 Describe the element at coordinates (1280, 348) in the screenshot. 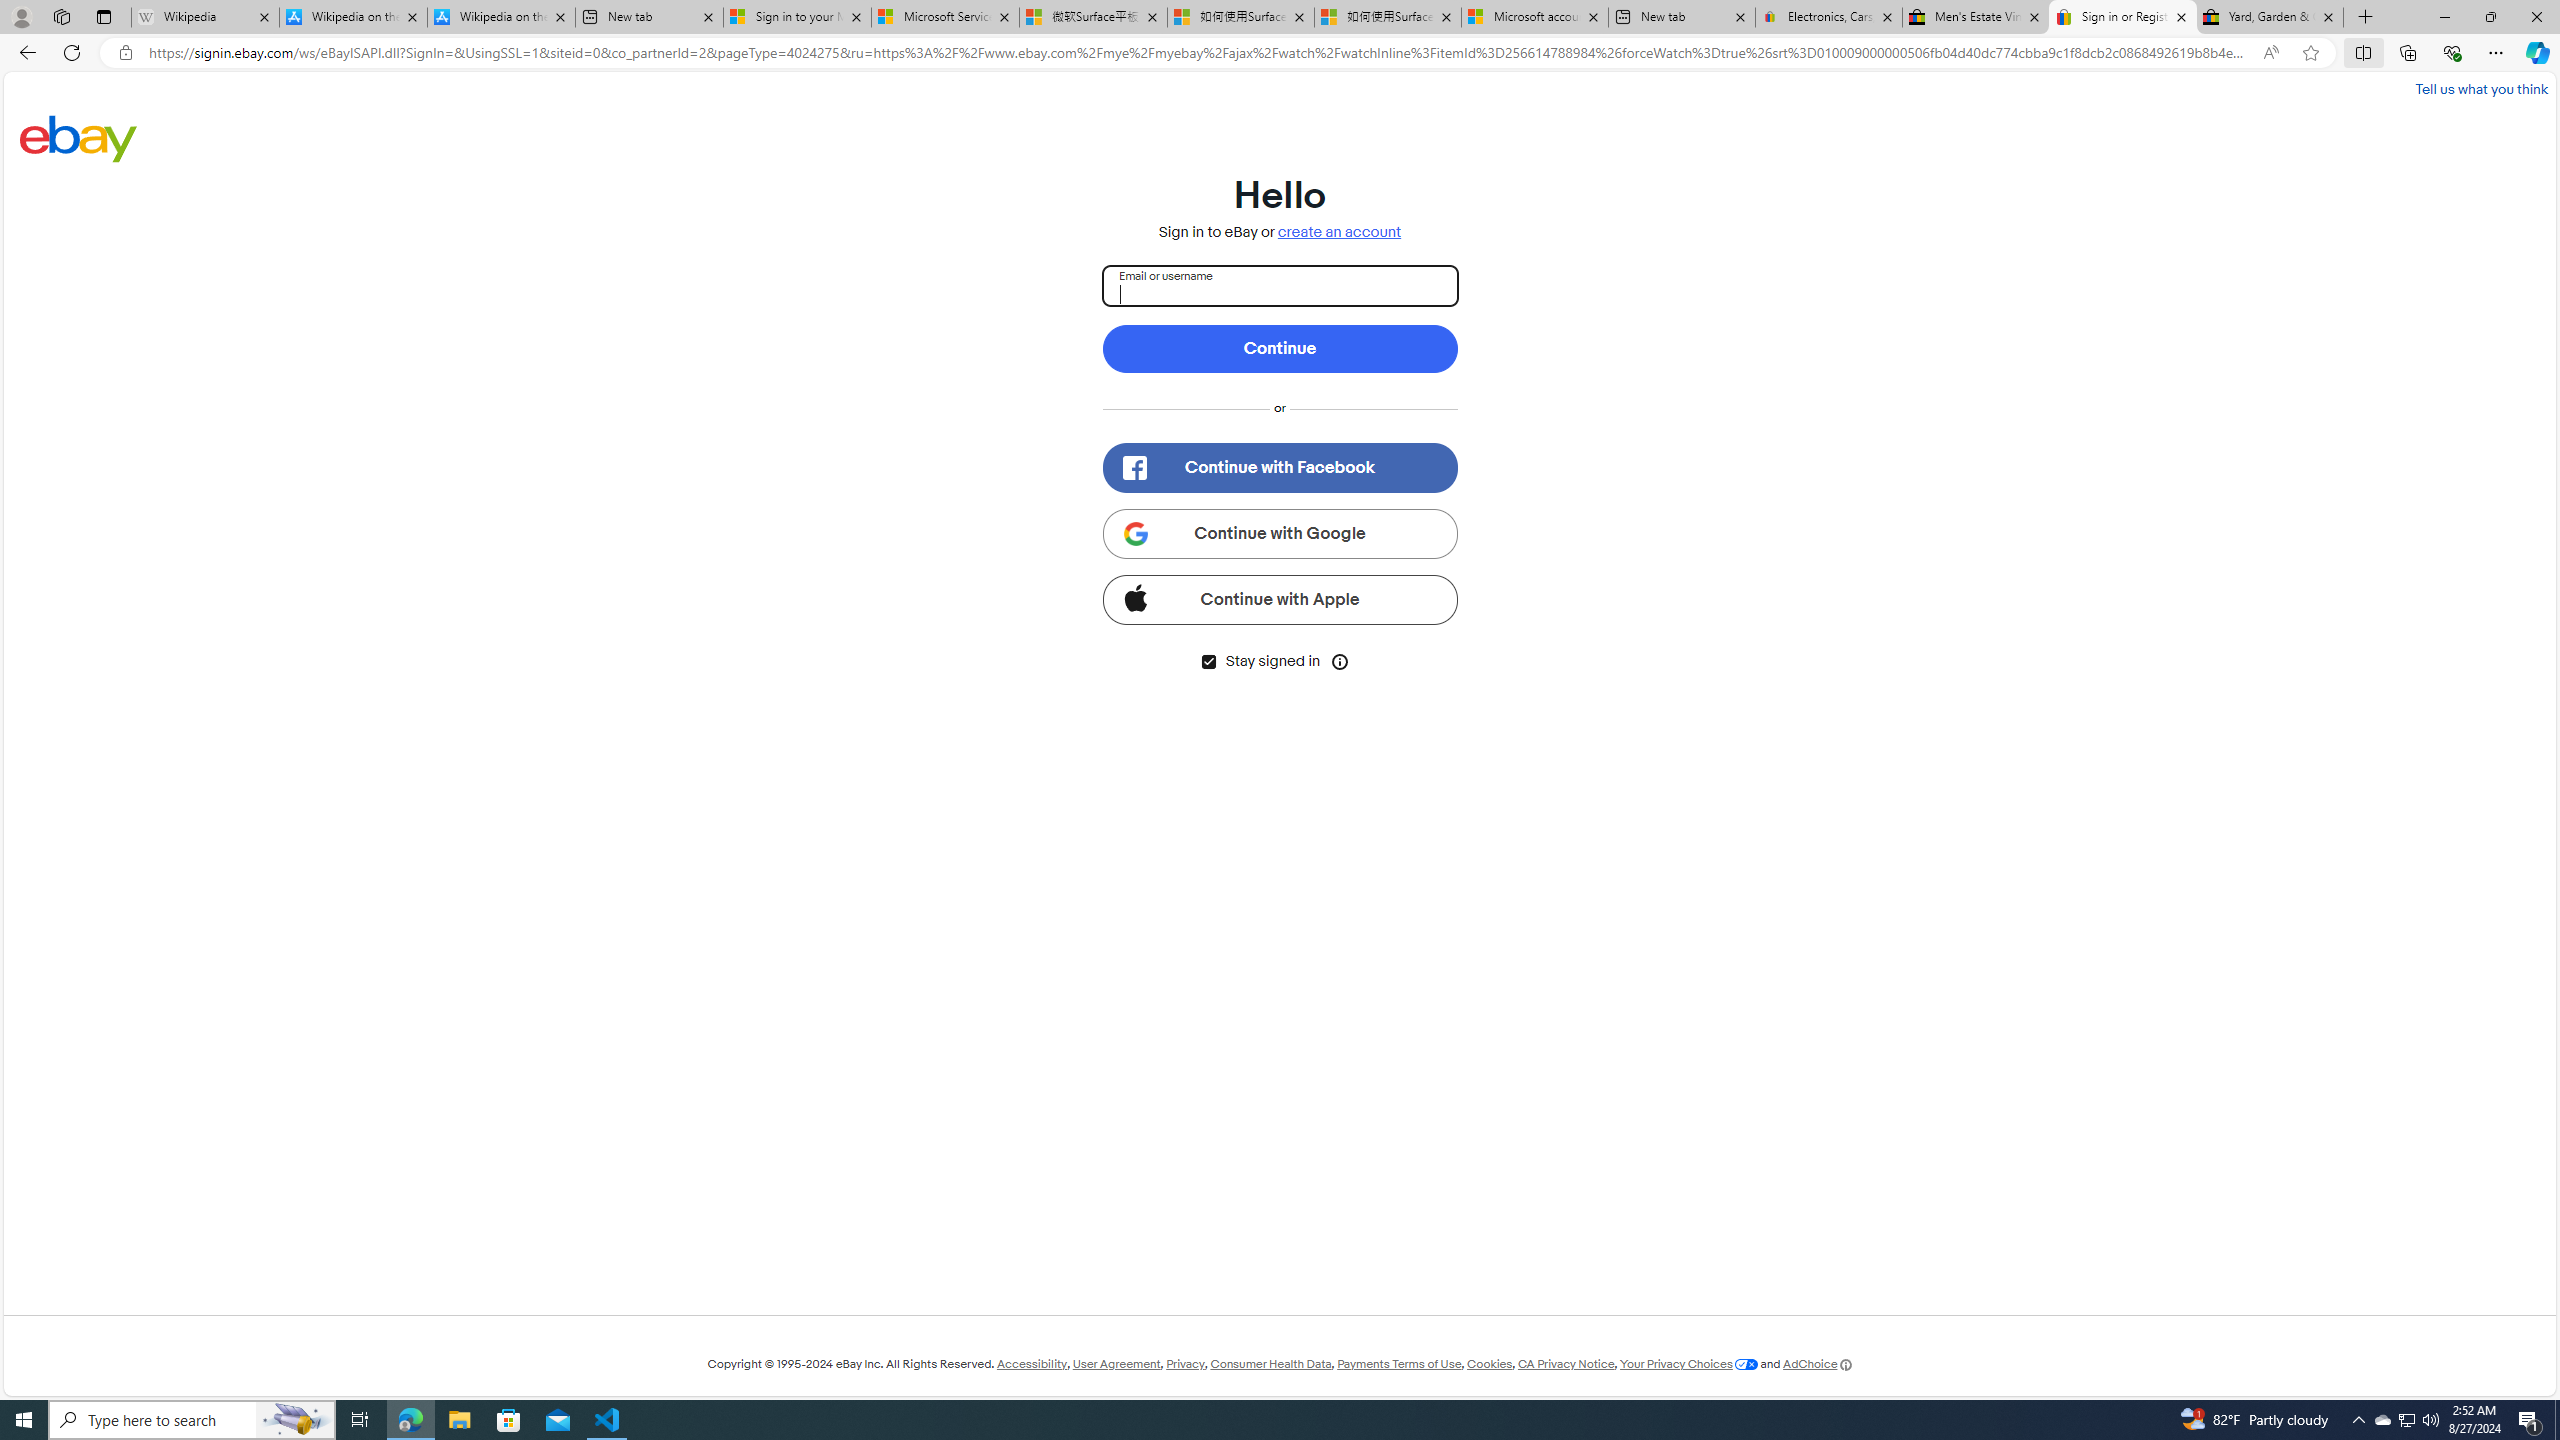

I see `'Continue'` at that location.